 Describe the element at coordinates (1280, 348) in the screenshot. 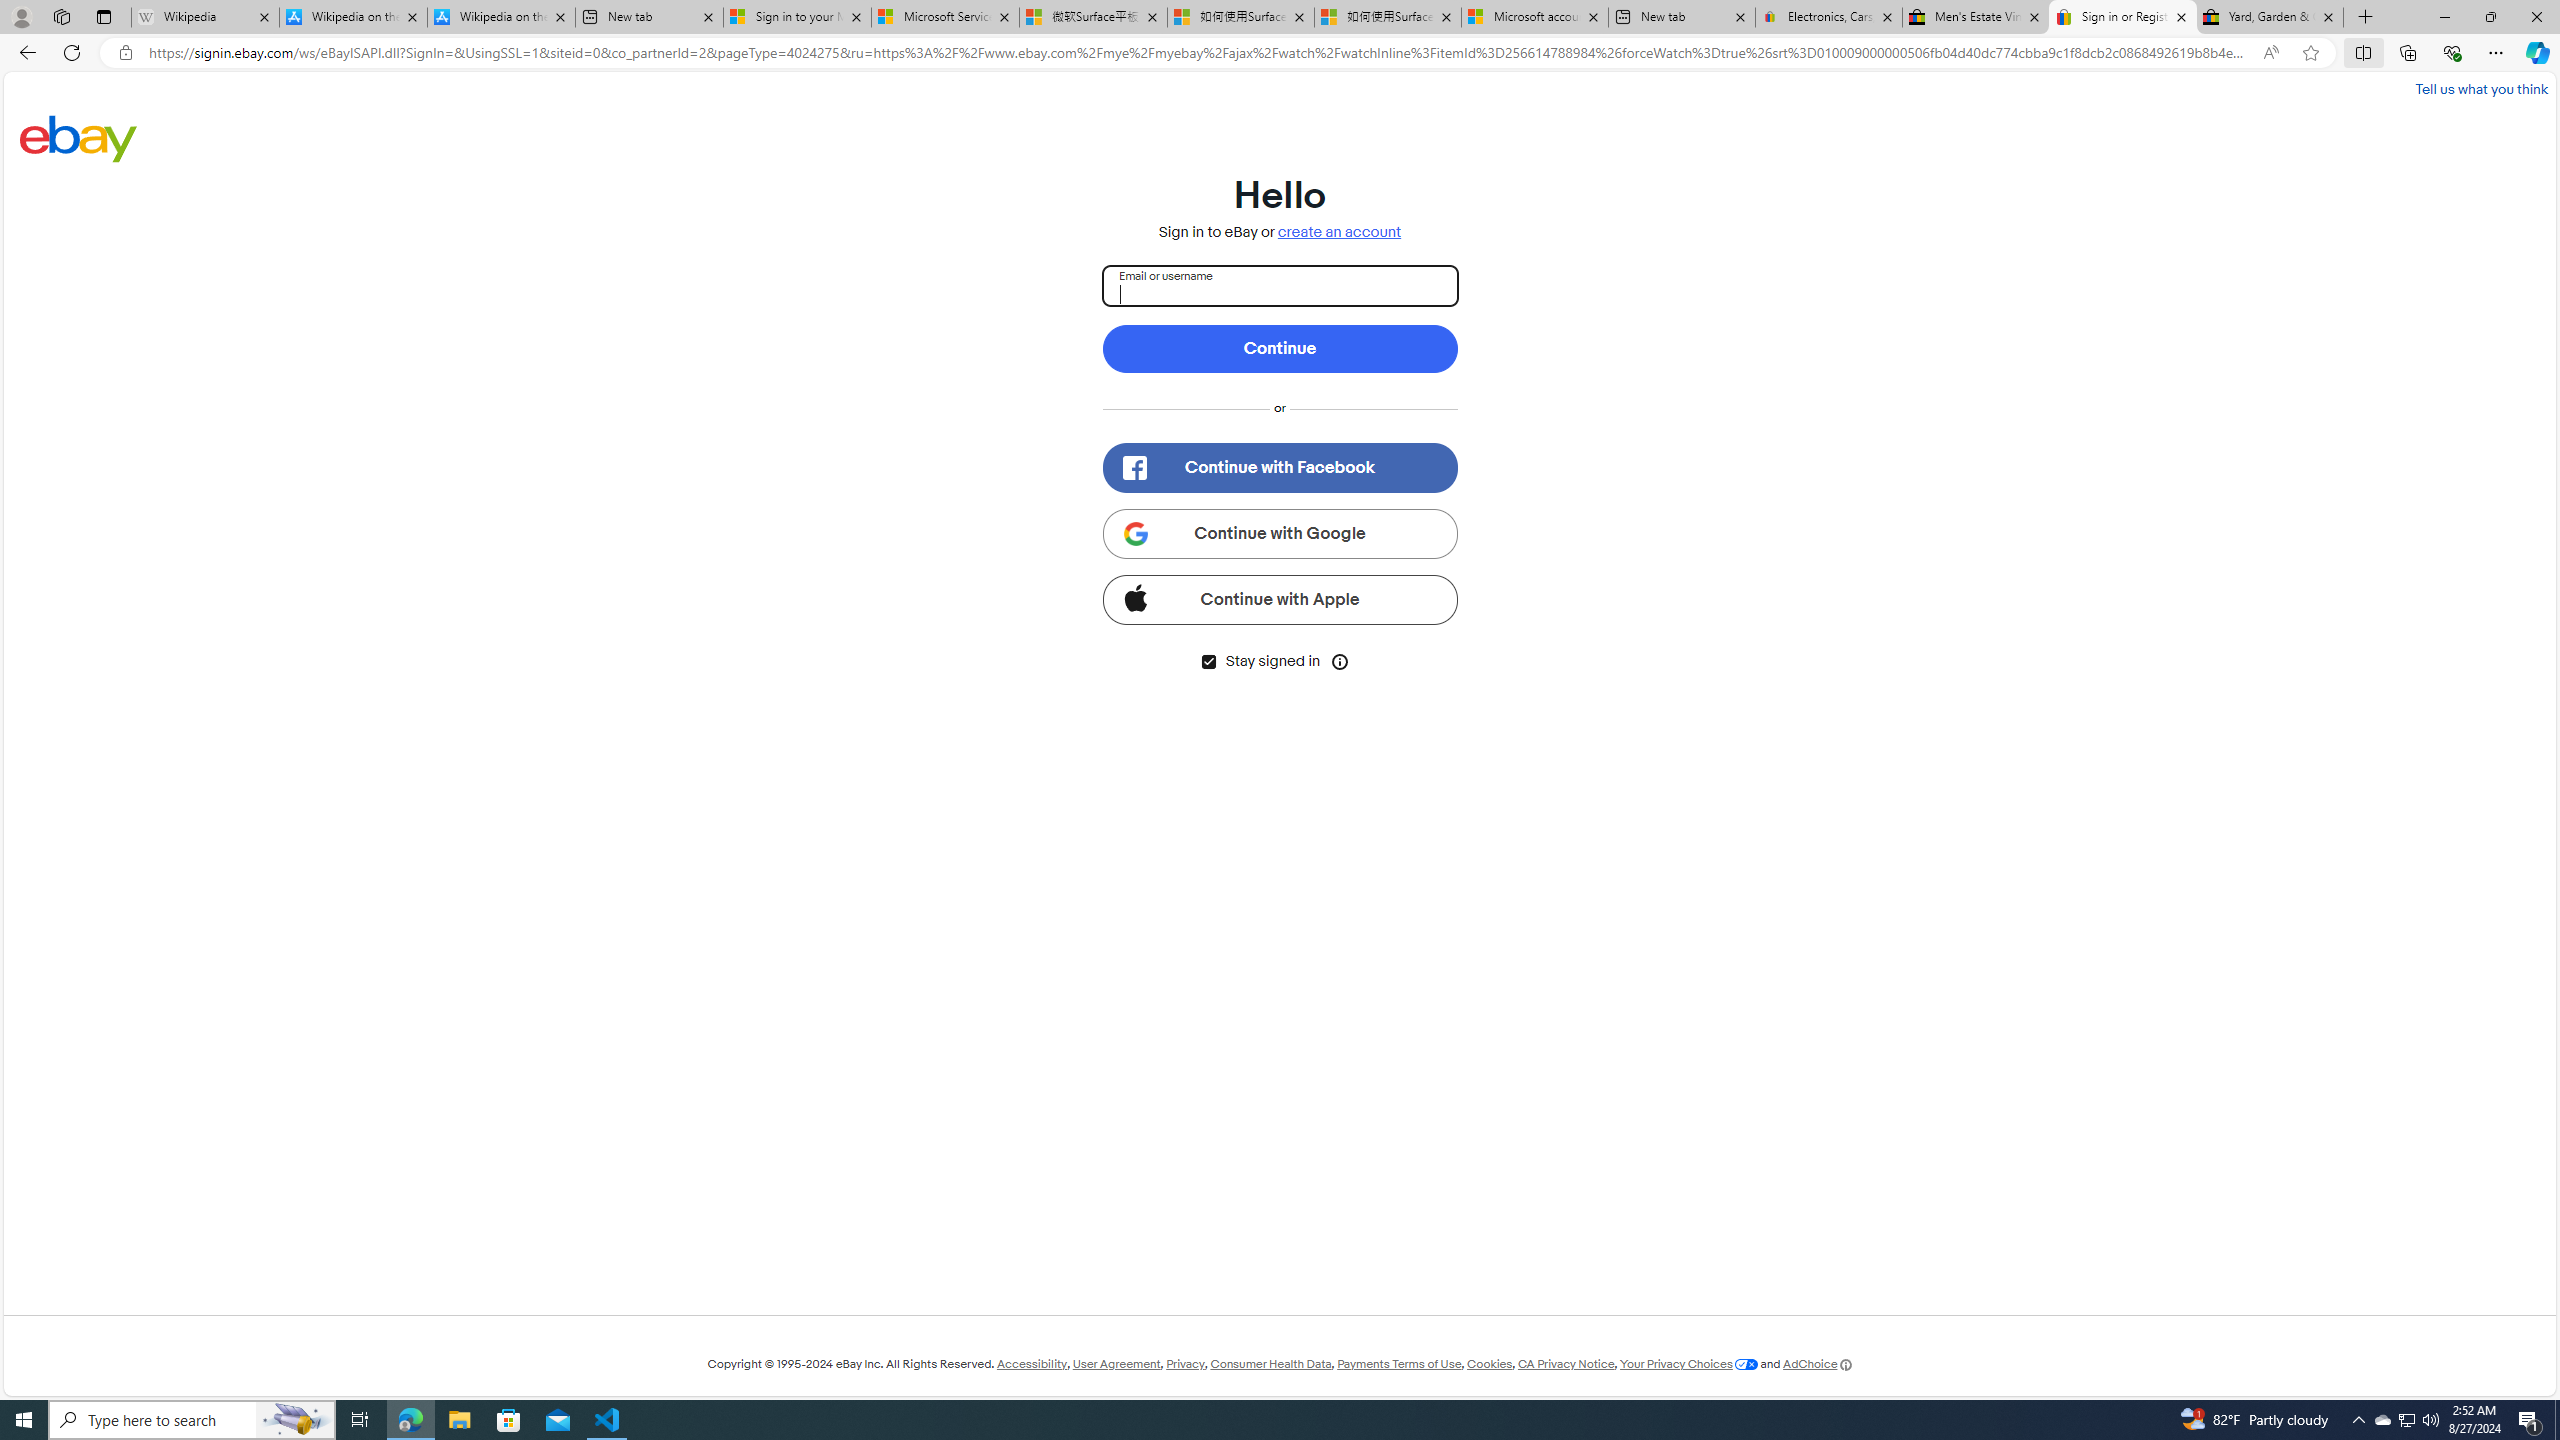

I see `'Continue'` at that location.